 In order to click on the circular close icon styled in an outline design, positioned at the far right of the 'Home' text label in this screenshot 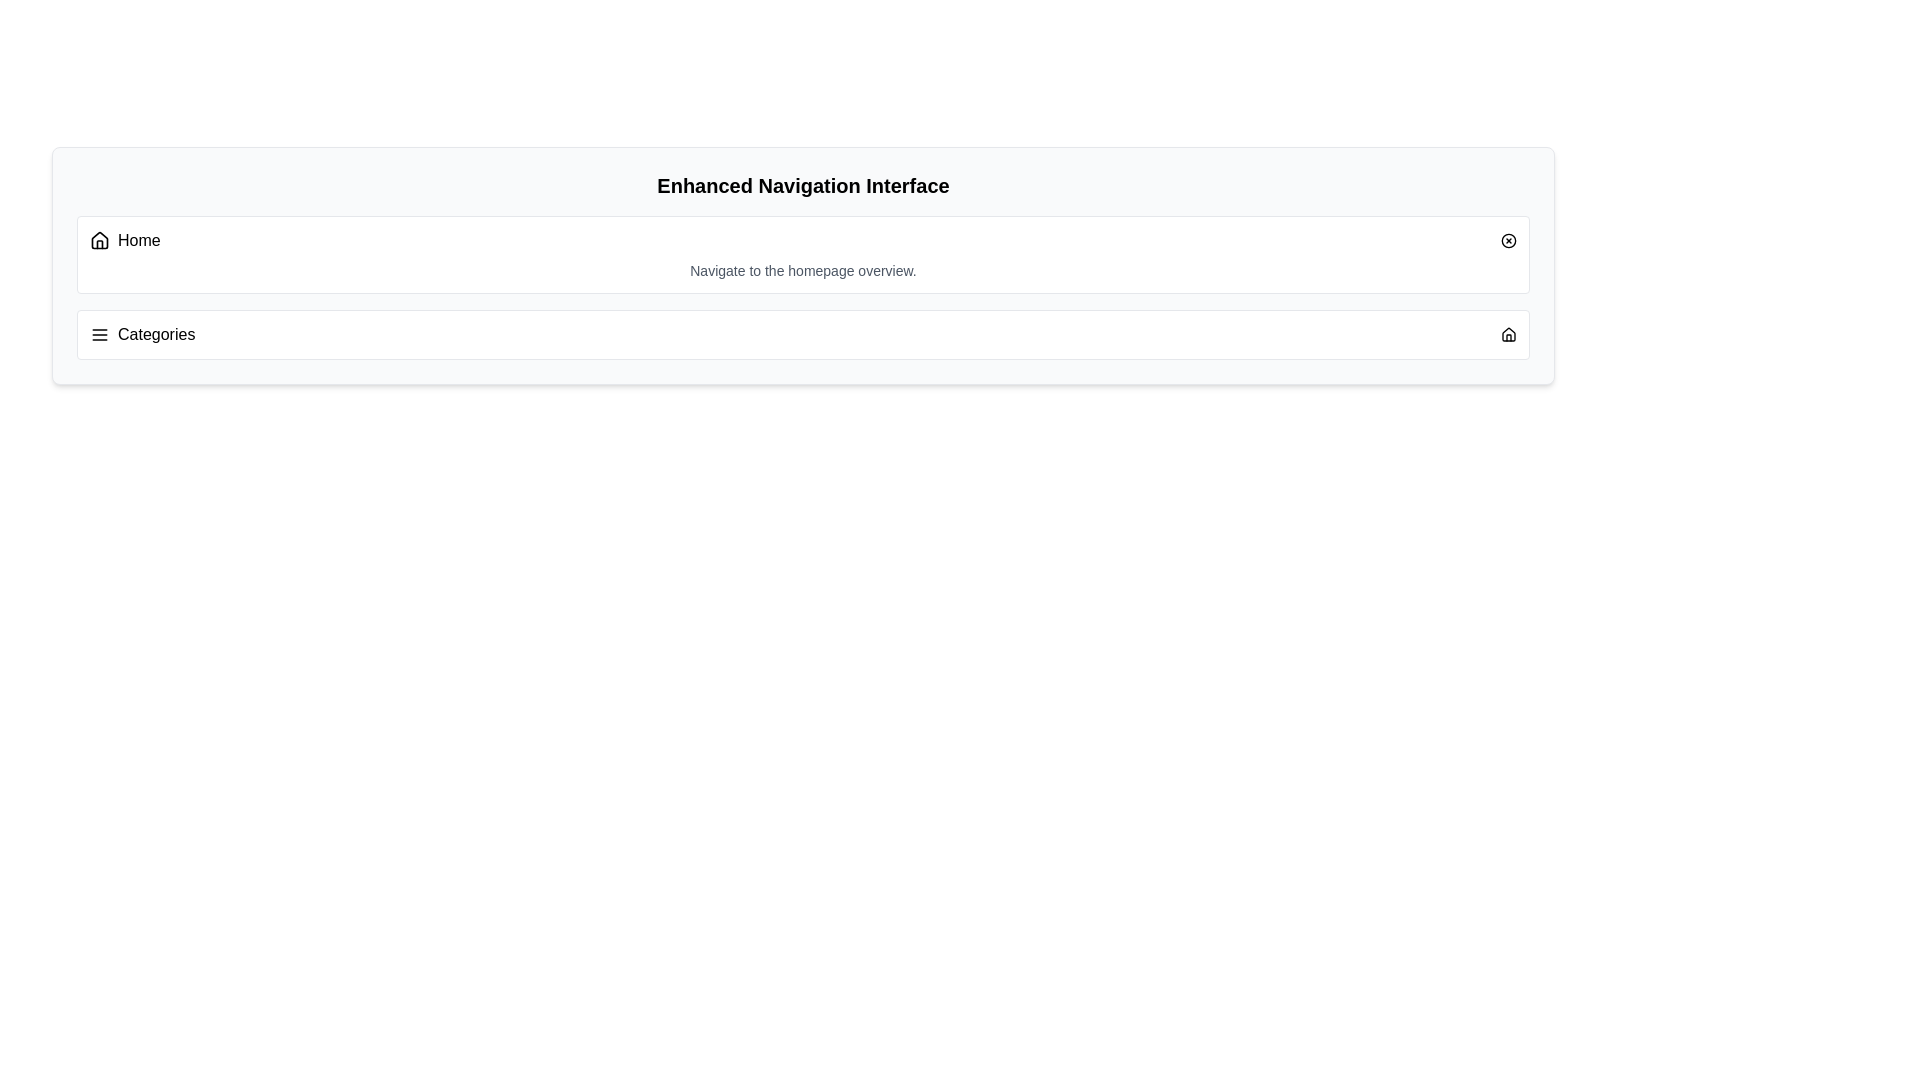, I will do `click(1508, 239)`.